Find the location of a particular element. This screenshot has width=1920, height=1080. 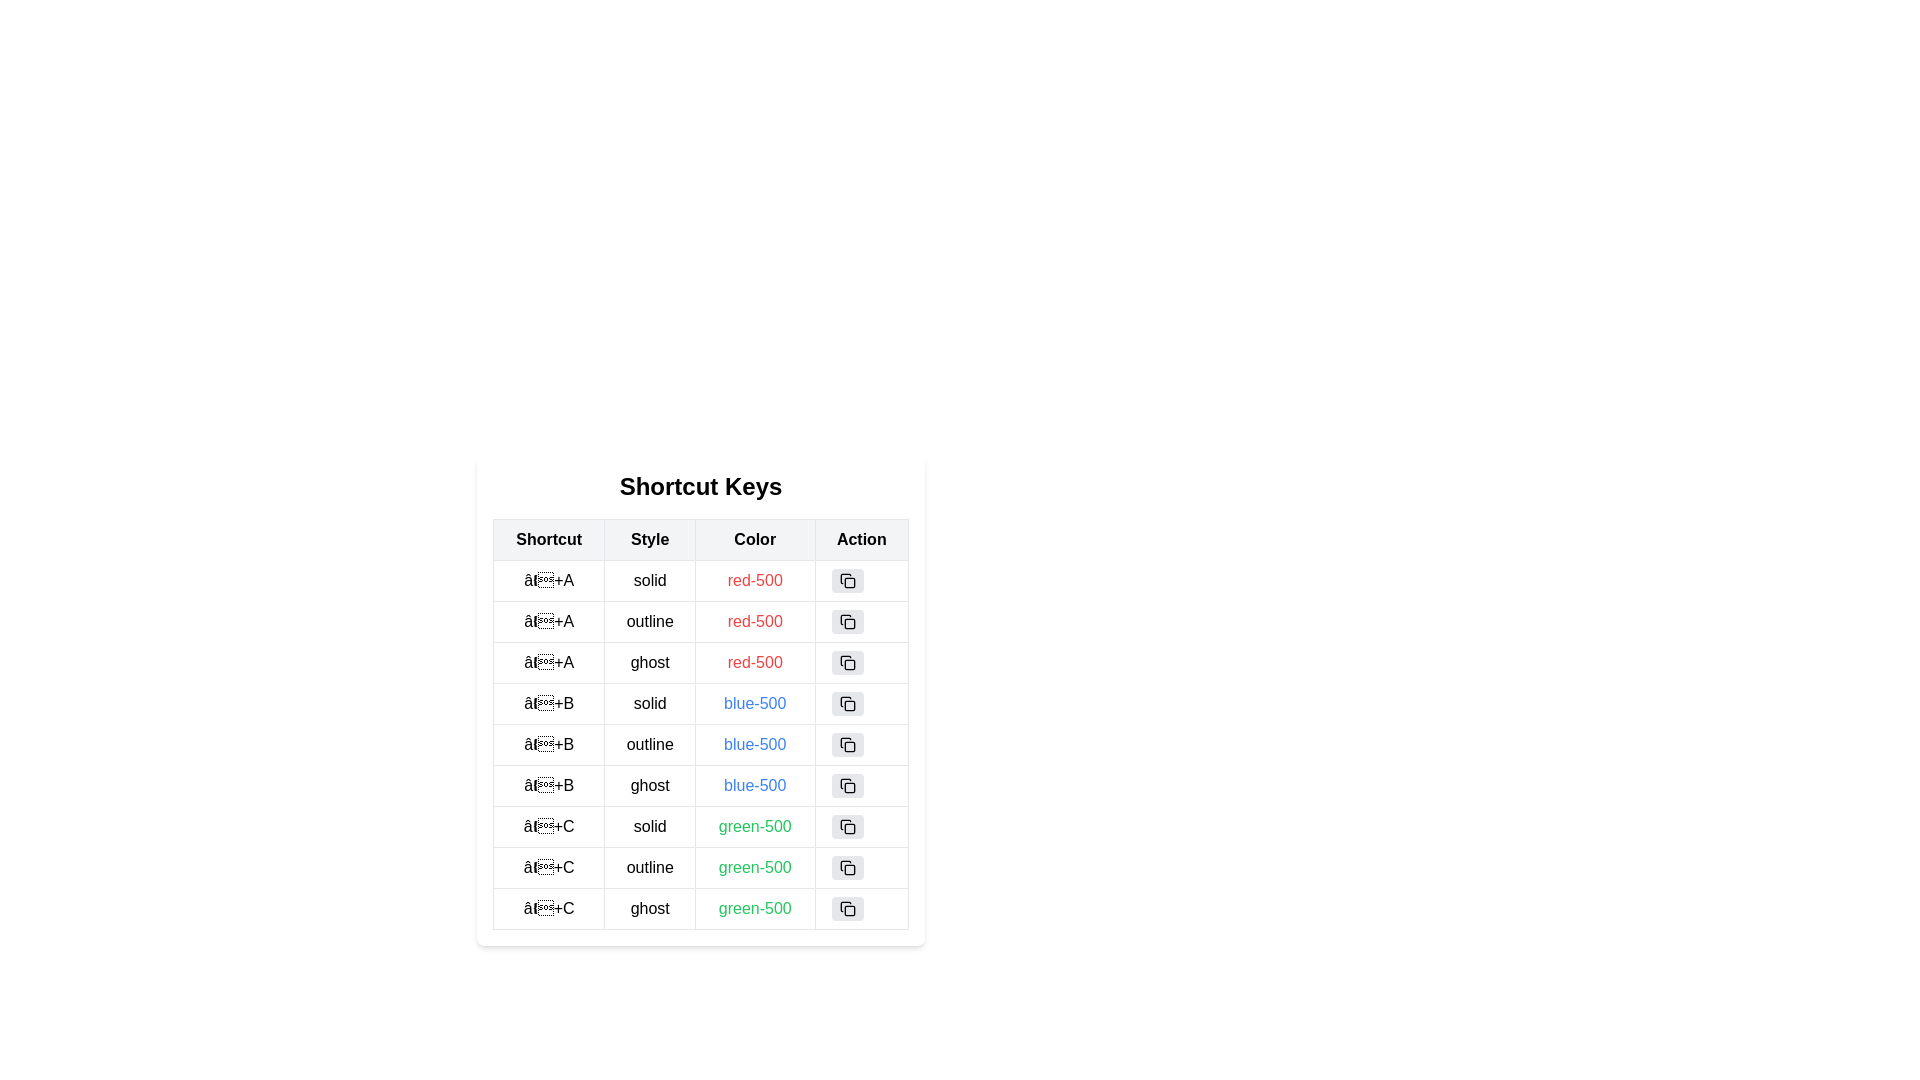

the copy button located in the last row of the table under the 'Action' column is located at coordinates (861, 909).